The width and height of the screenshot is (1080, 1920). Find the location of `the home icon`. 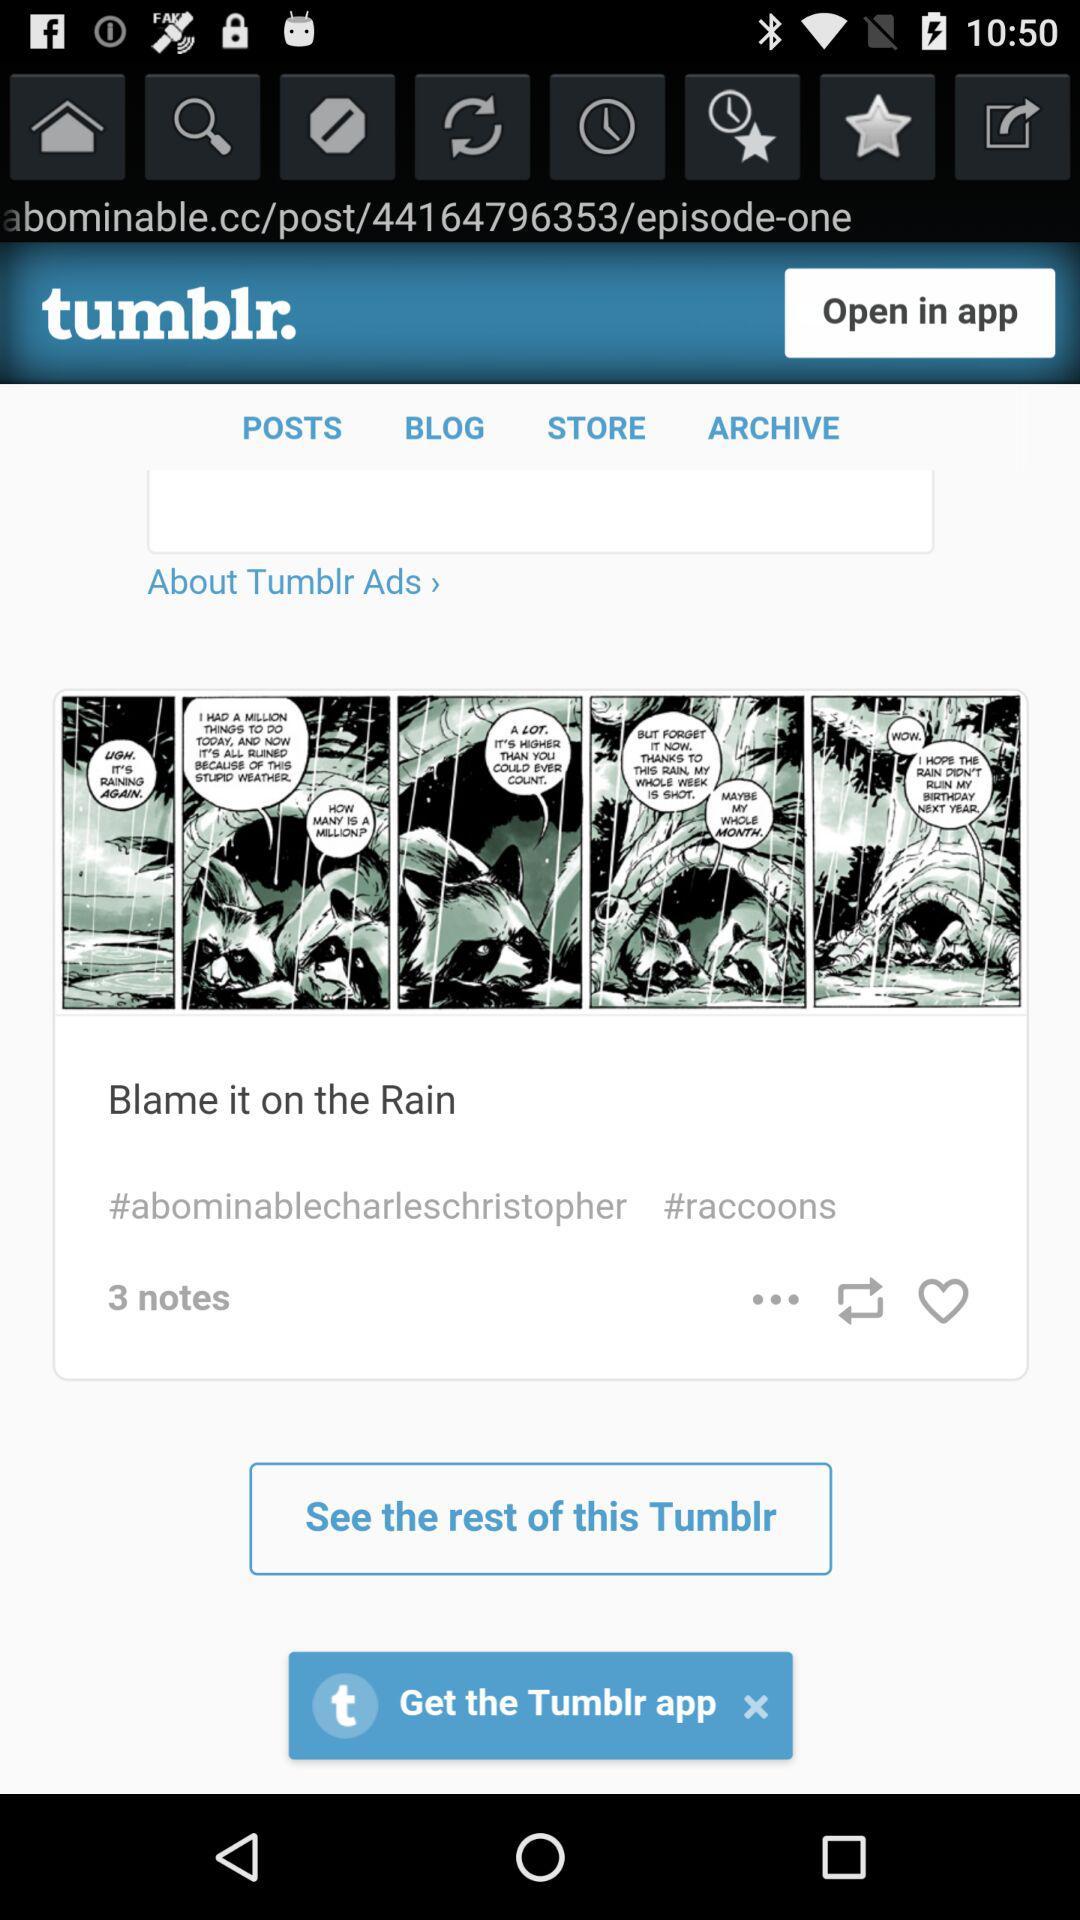

the home icon is located at coordinates (66, 133).